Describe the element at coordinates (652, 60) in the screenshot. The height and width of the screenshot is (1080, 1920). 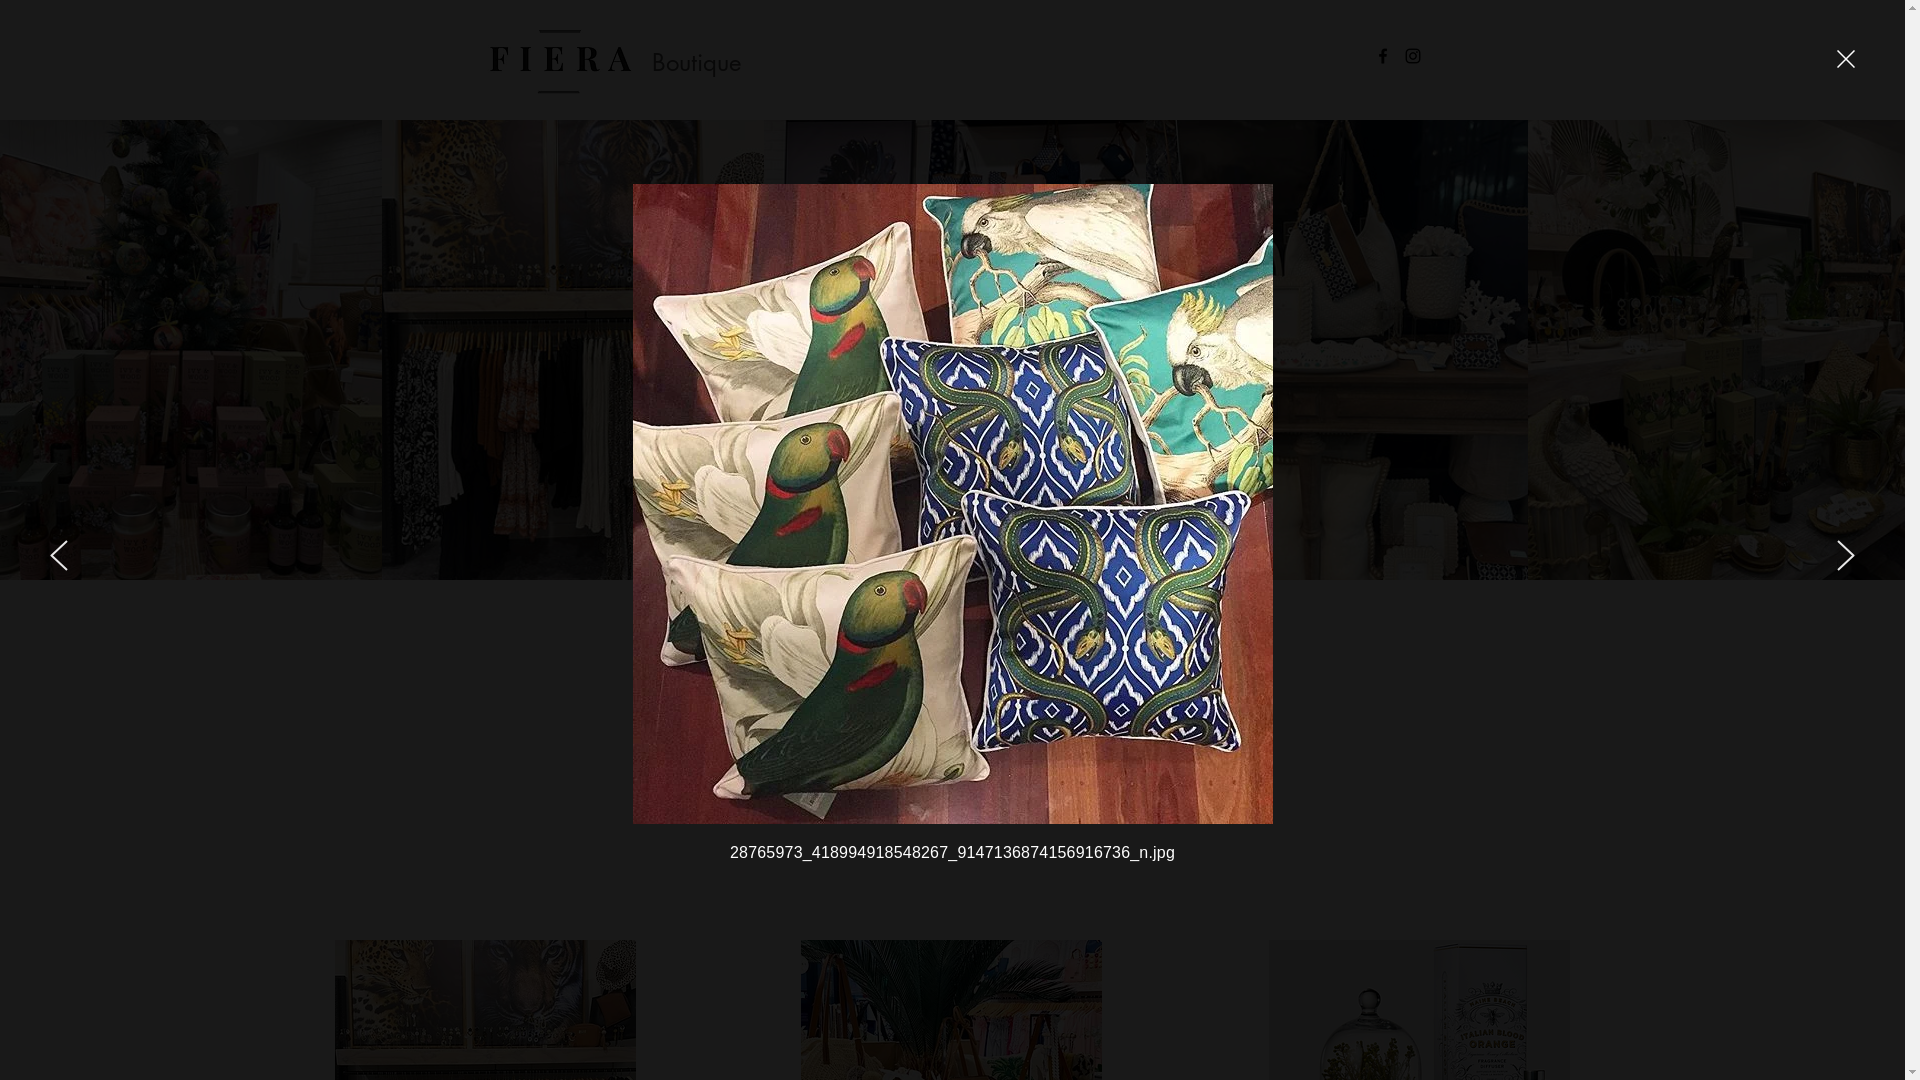
I see `'Boutique'` at that location.